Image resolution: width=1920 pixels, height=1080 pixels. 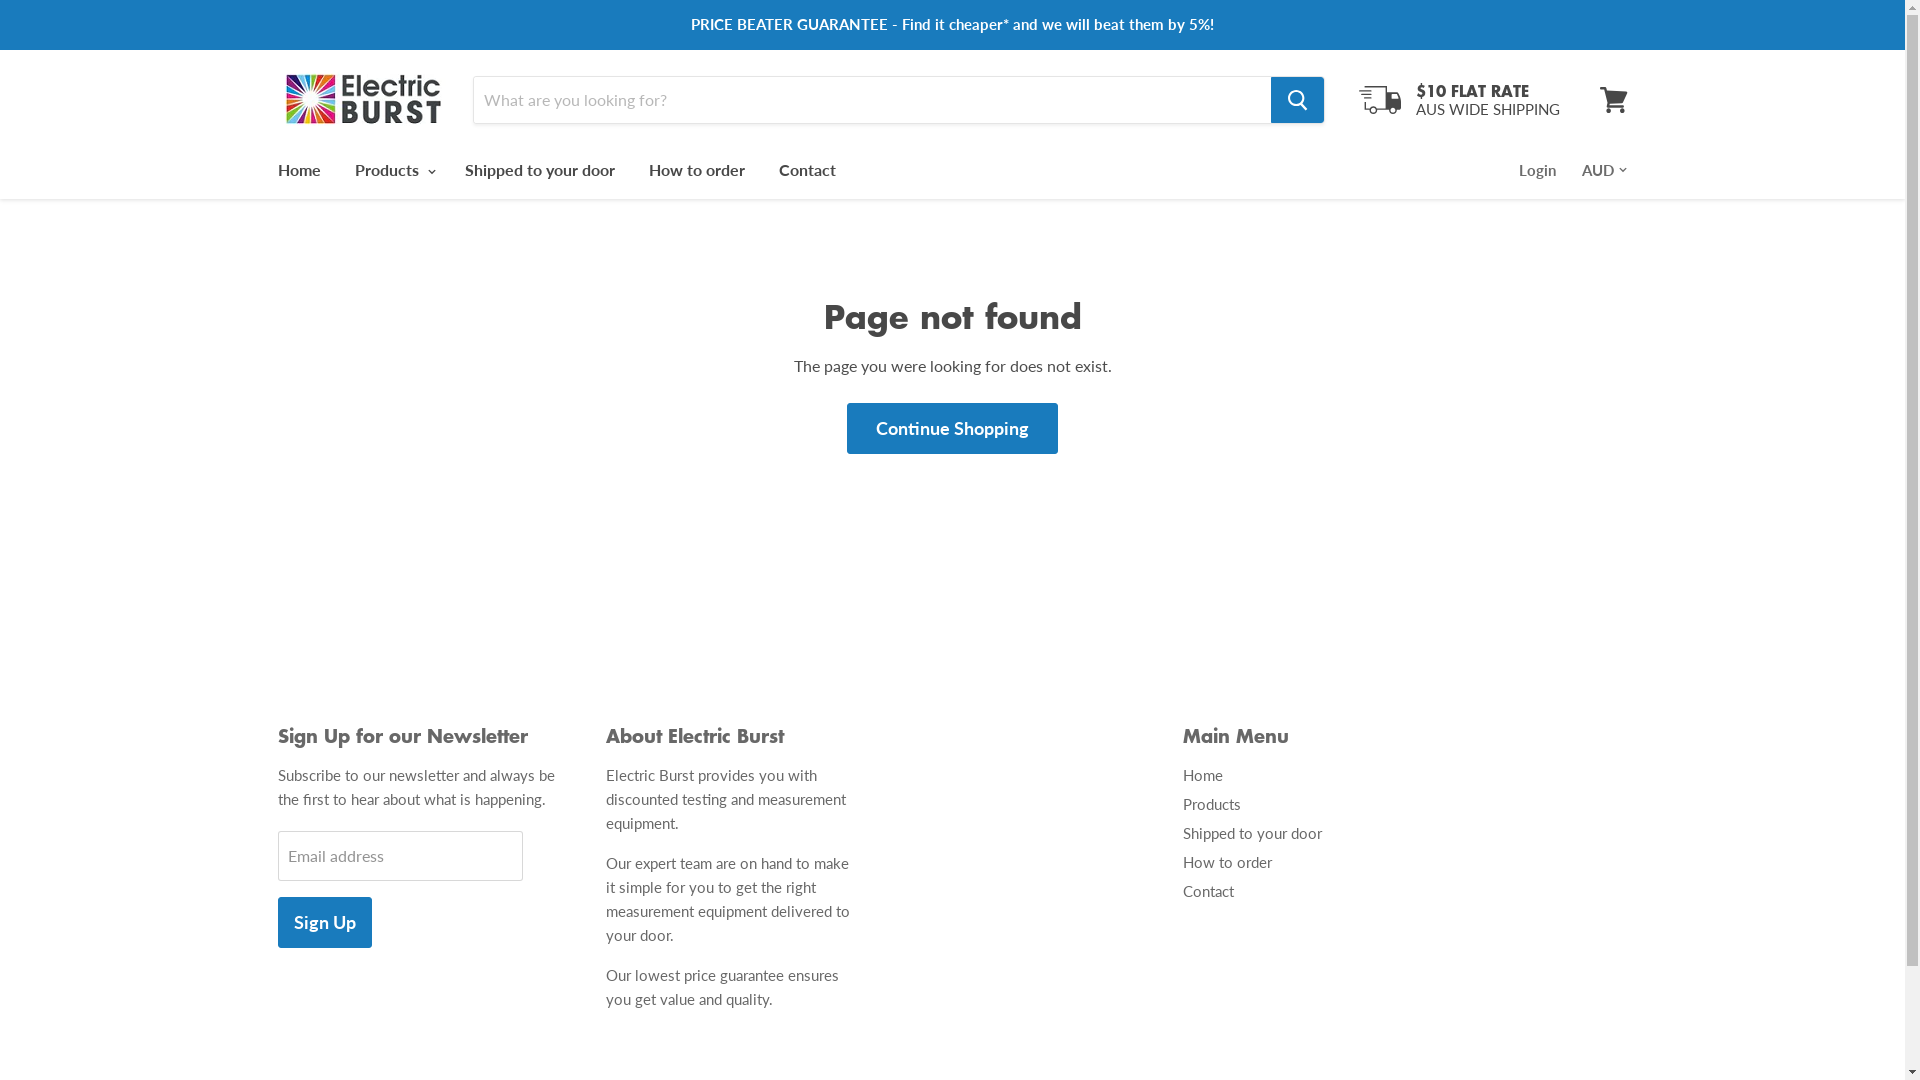 I want to click on 'Shipped to your door', so click(x=539, y=168).